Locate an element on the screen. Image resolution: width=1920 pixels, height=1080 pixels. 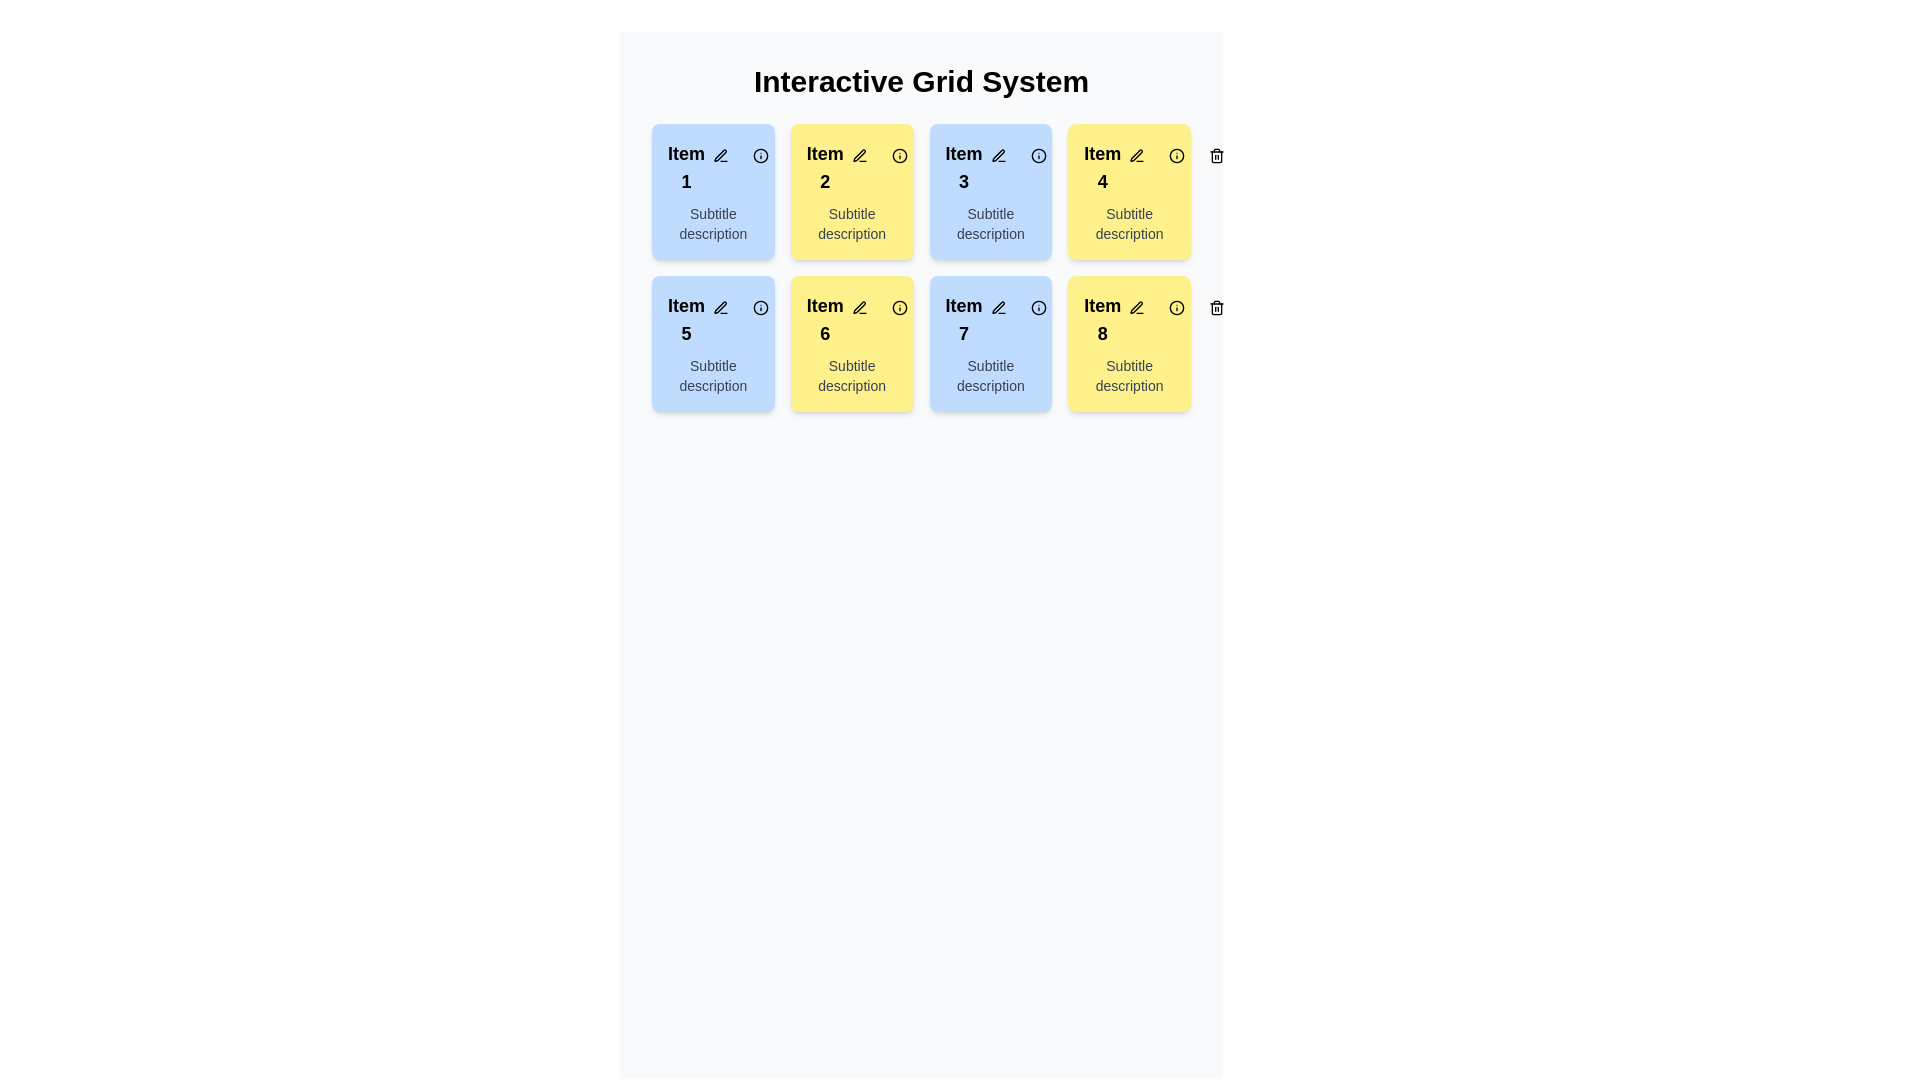
the circular button with an 'i' symbol located in the top-right portion of the 'Item 4' card for accessibility features is located at coordinates (1177, 154).